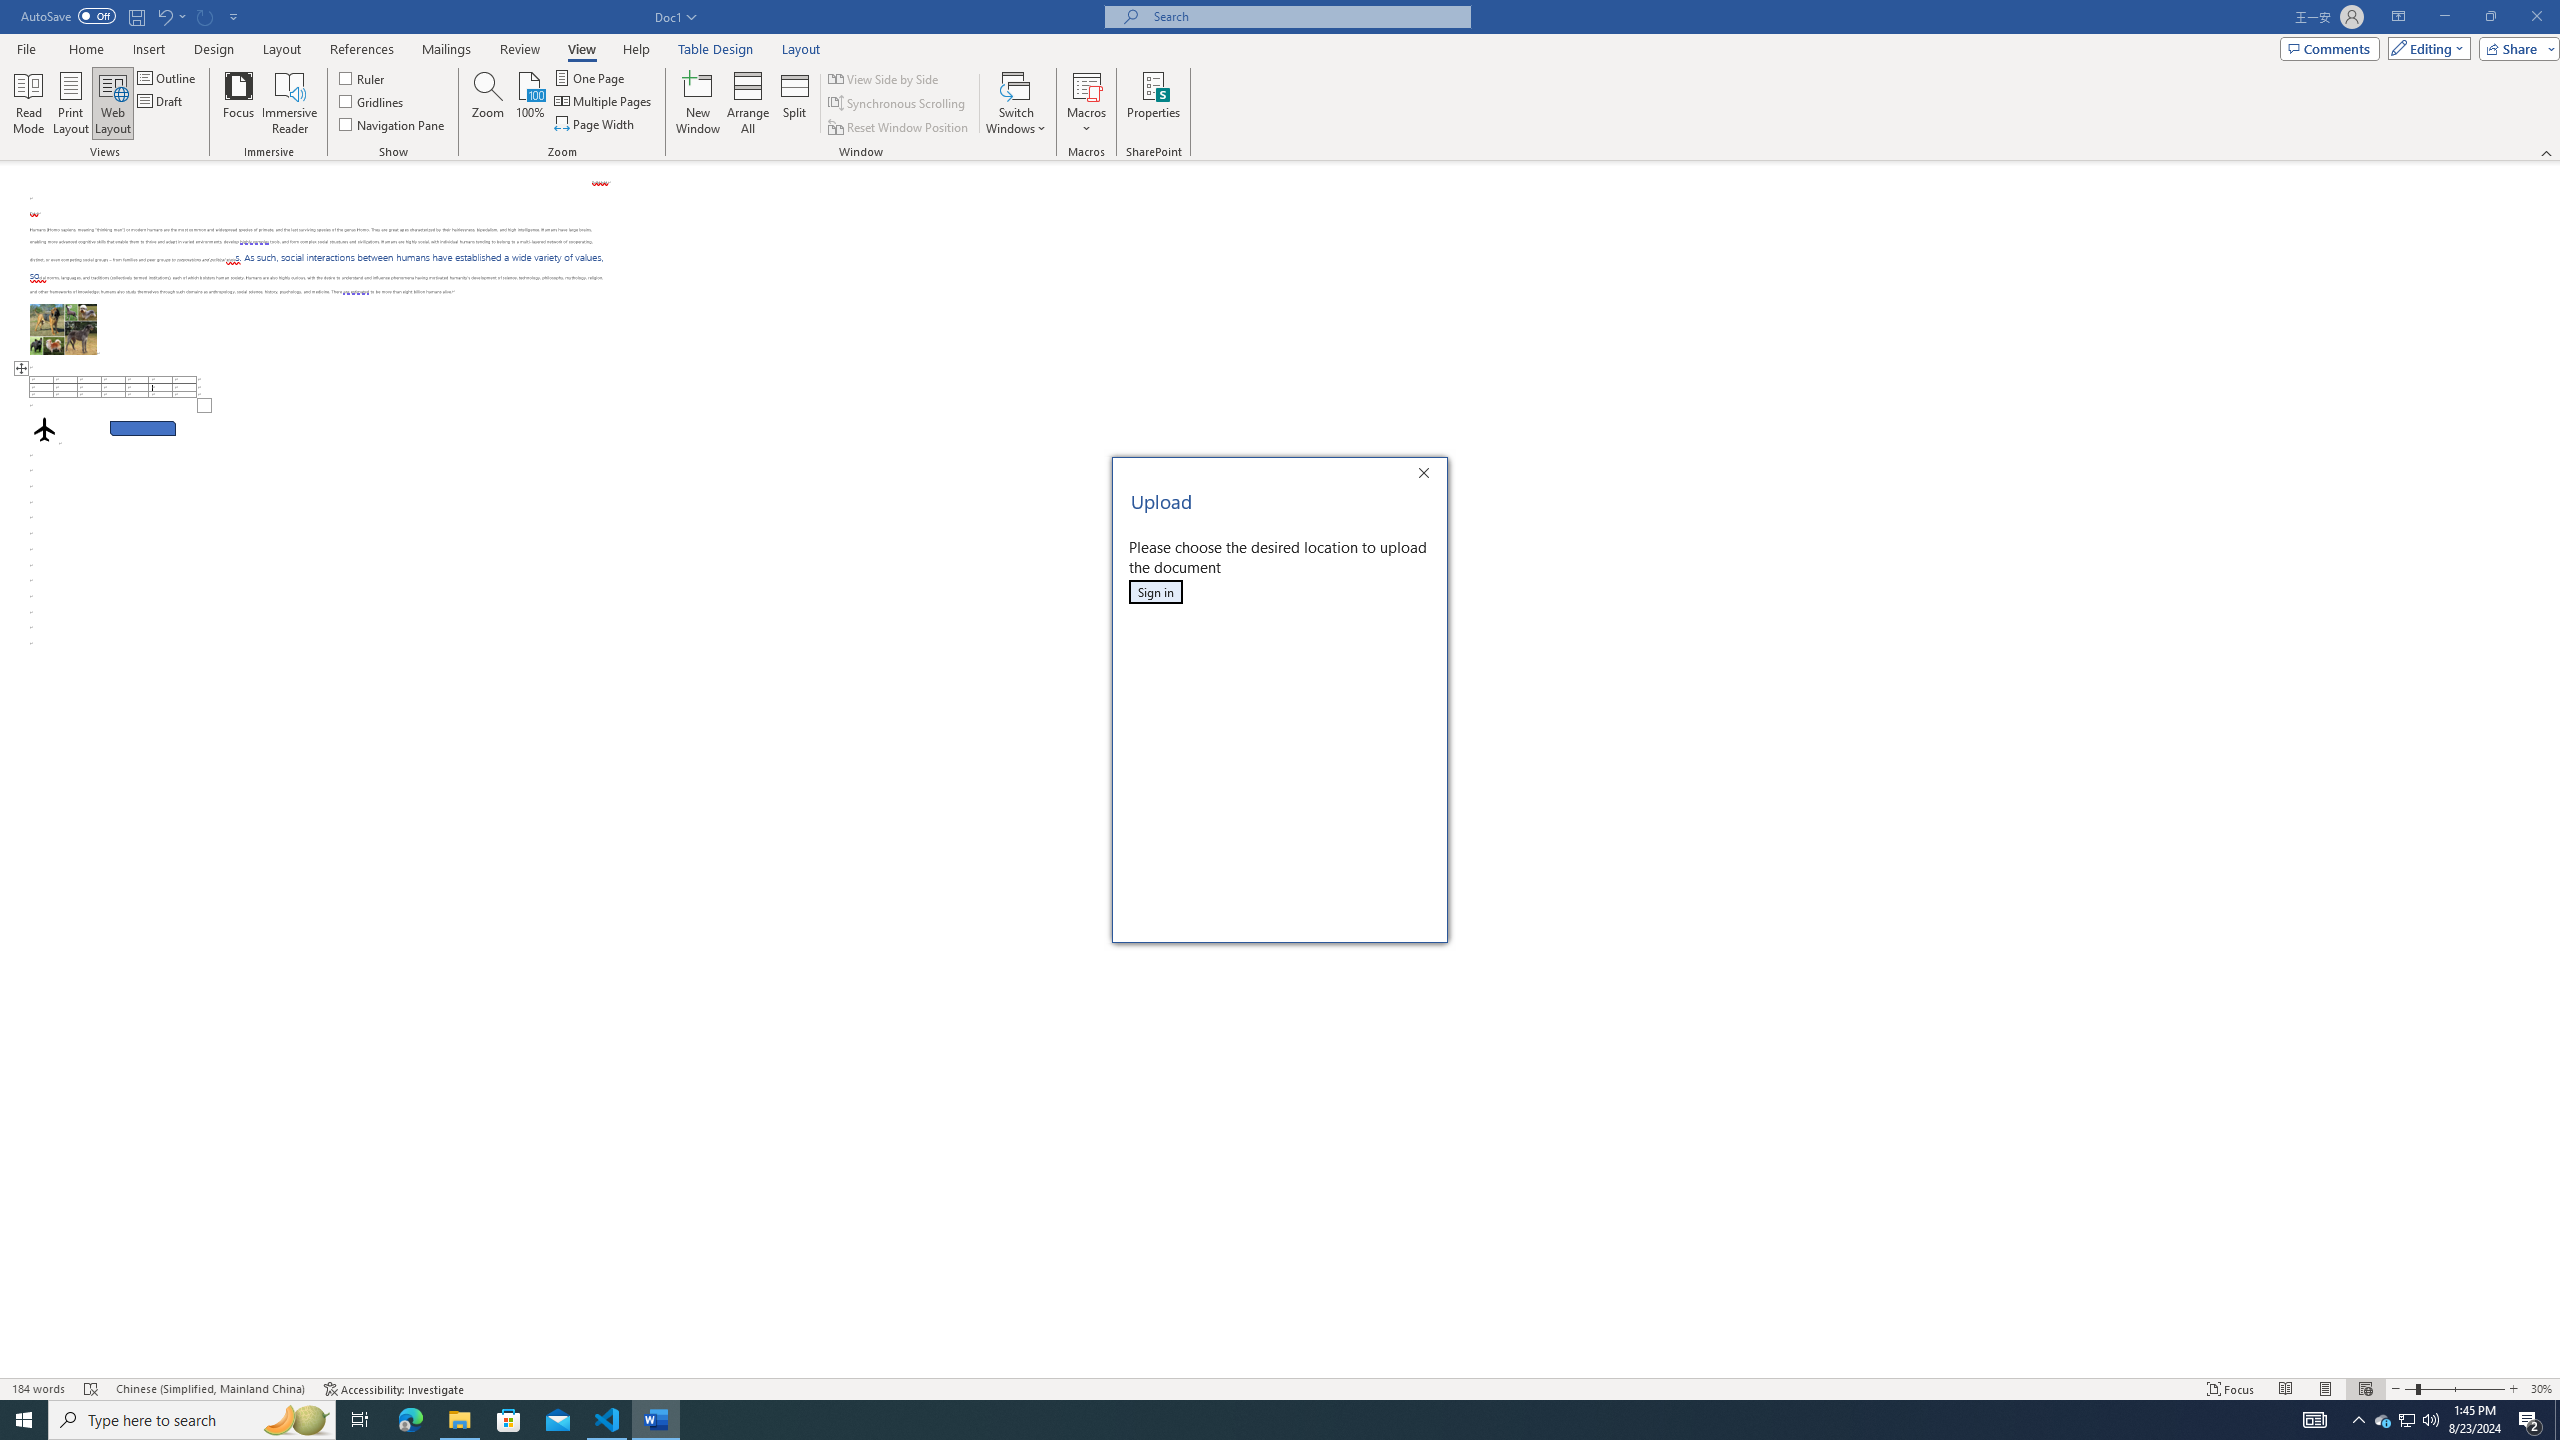 The height and width of the screenshot is (1440, 2560). What do you see at coordinates (2547, 153) in the screenshot?
I see `'Collapse the Ribbon'` at bounding box center [2547, 153].